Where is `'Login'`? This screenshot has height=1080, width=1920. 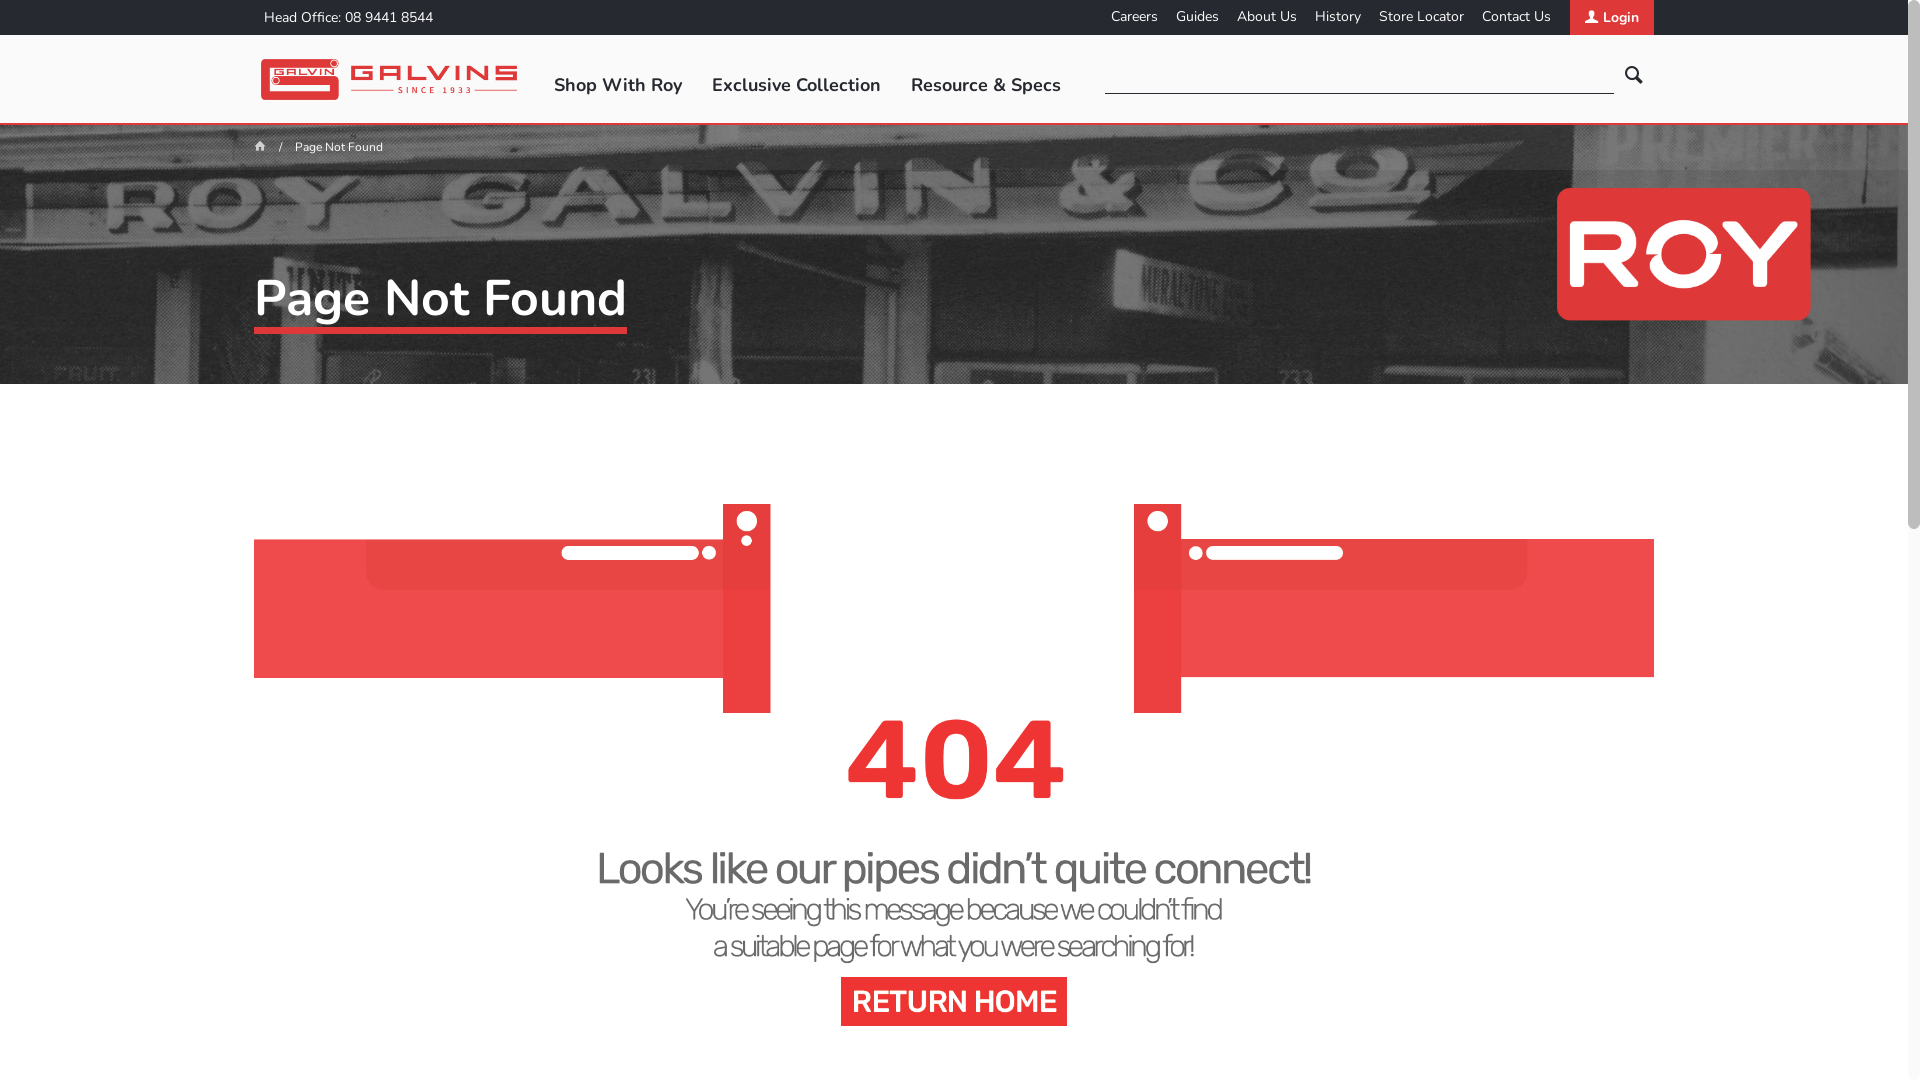 'Login' is located at coordinates (1612, 17).